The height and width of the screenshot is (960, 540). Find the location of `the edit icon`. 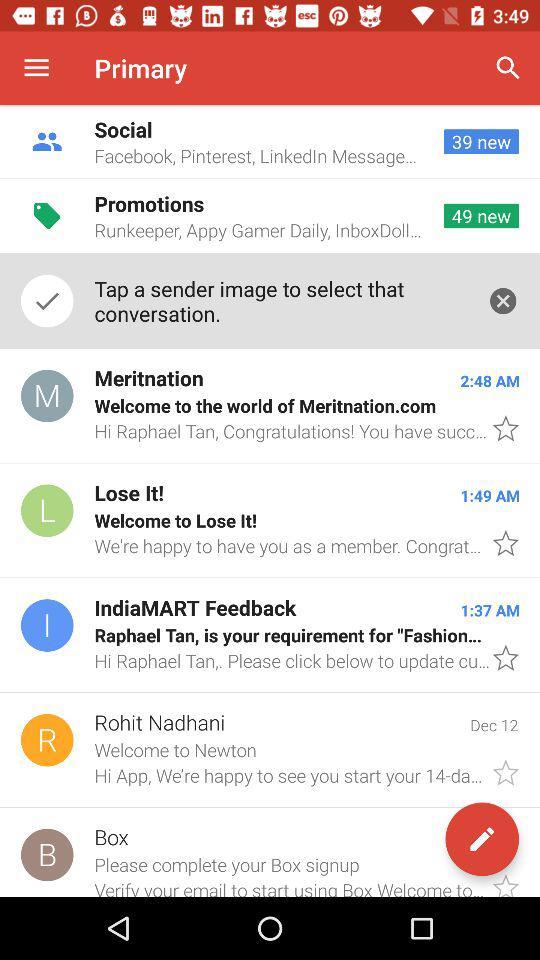

the edit icon is located at coordinates (481, 839).